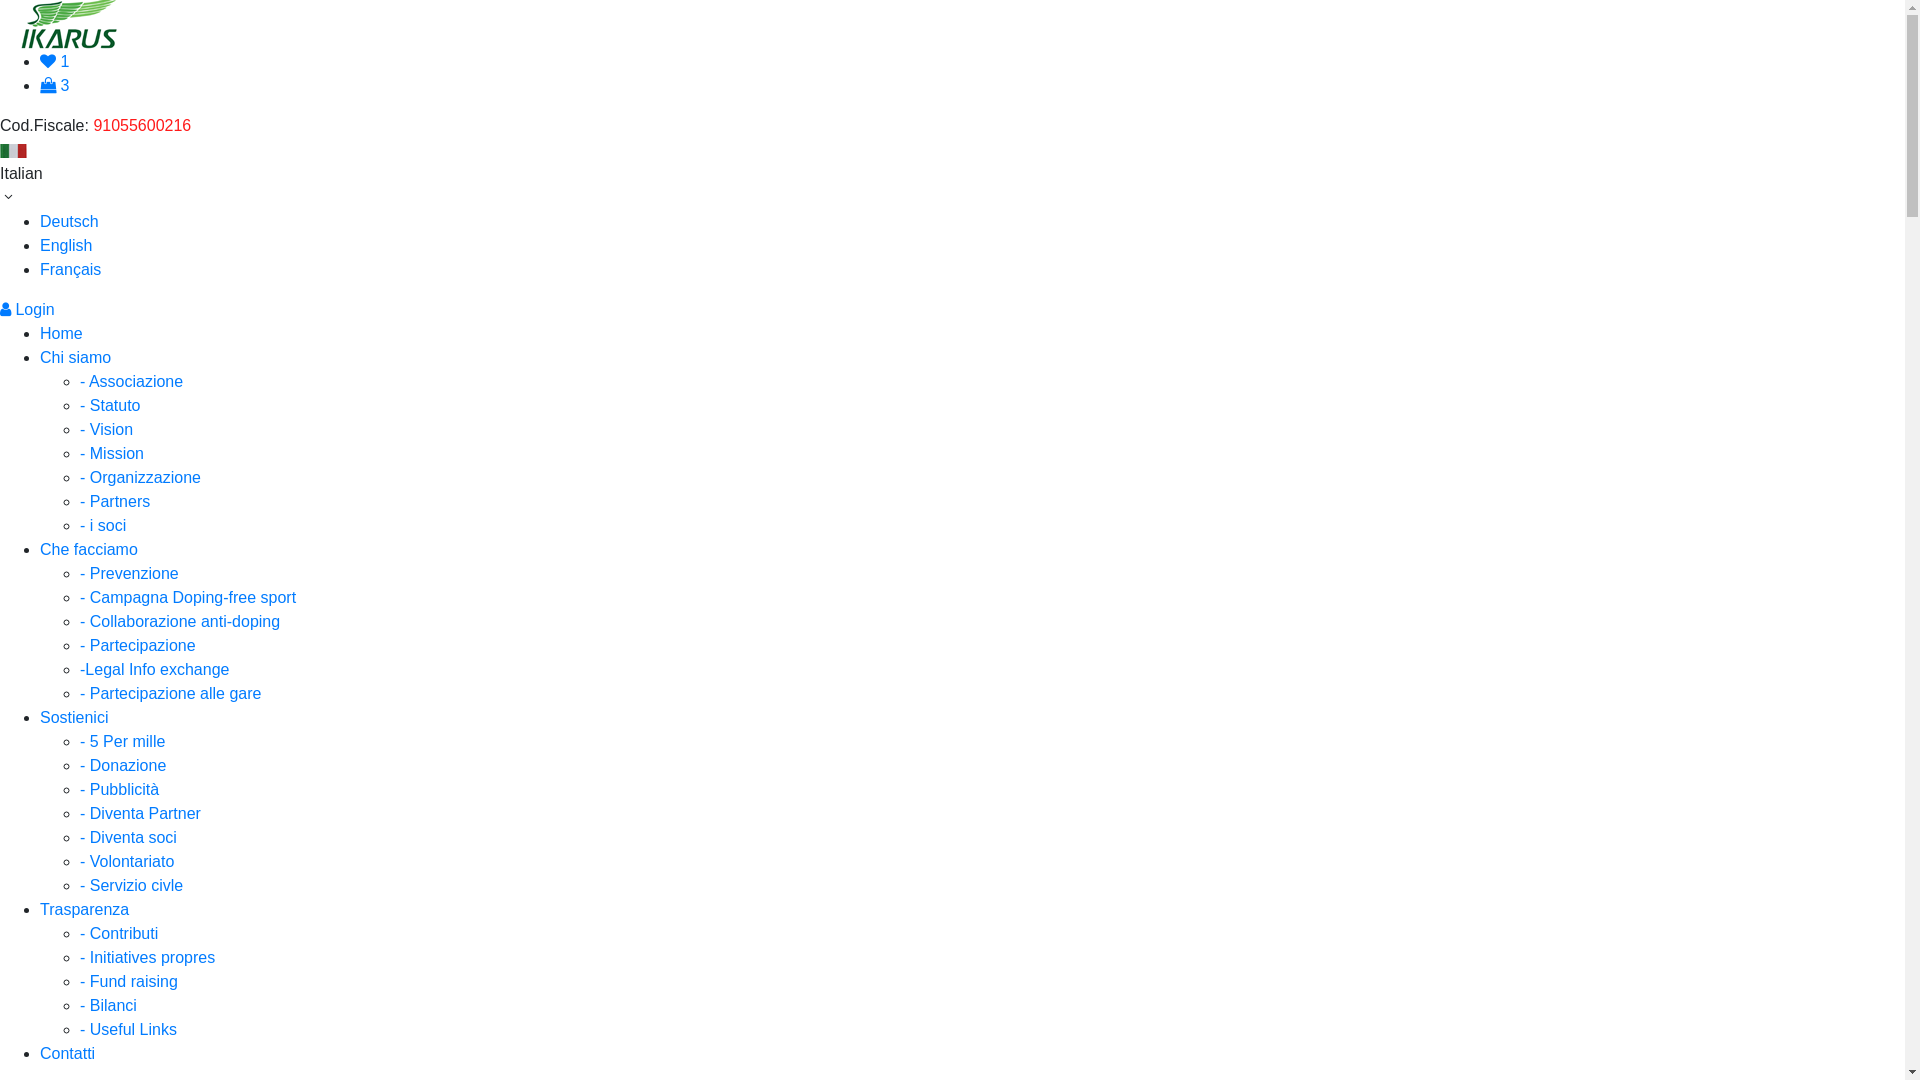 This screenshot has width=1920, height=1080. I want to click on '- Collaborazione anti-doping', so click(180, 620).